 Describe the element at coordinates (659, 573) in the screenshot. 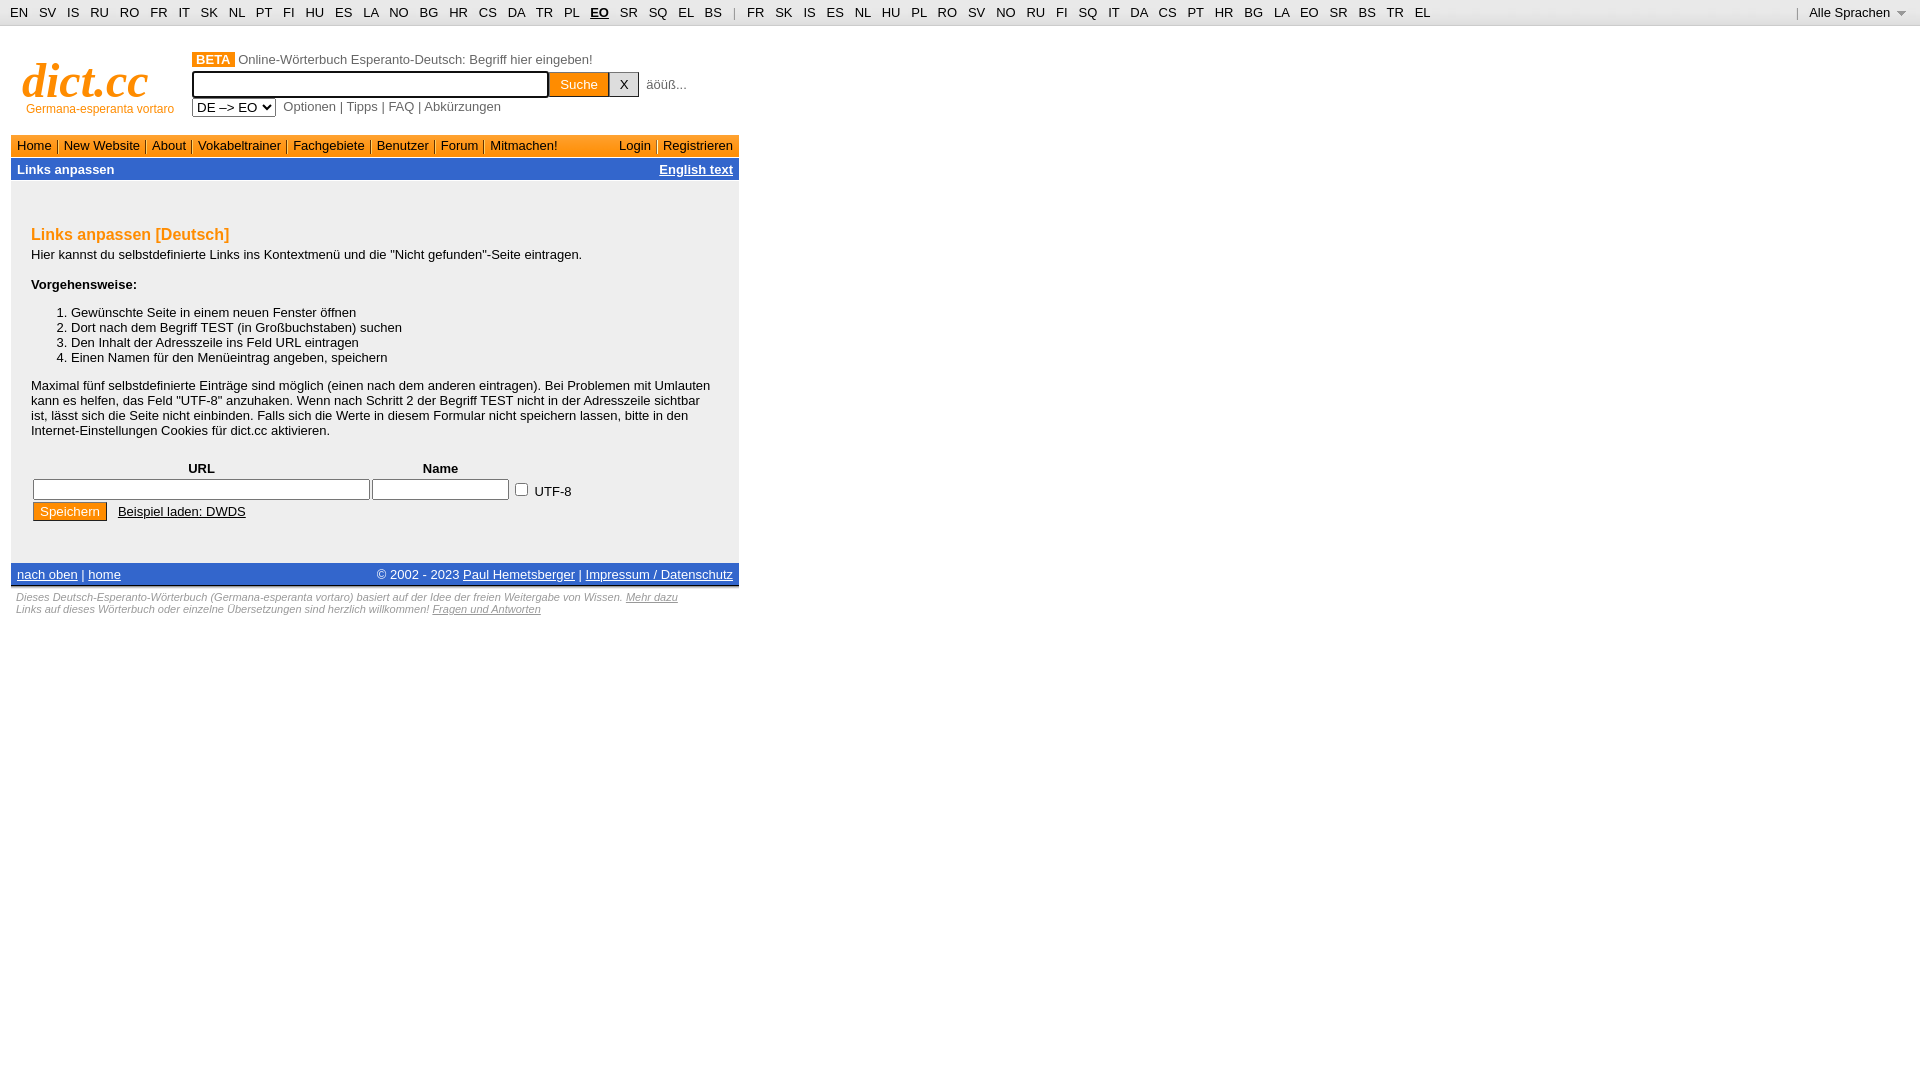

I see `'Impressum / Datenschutz'` at that location.